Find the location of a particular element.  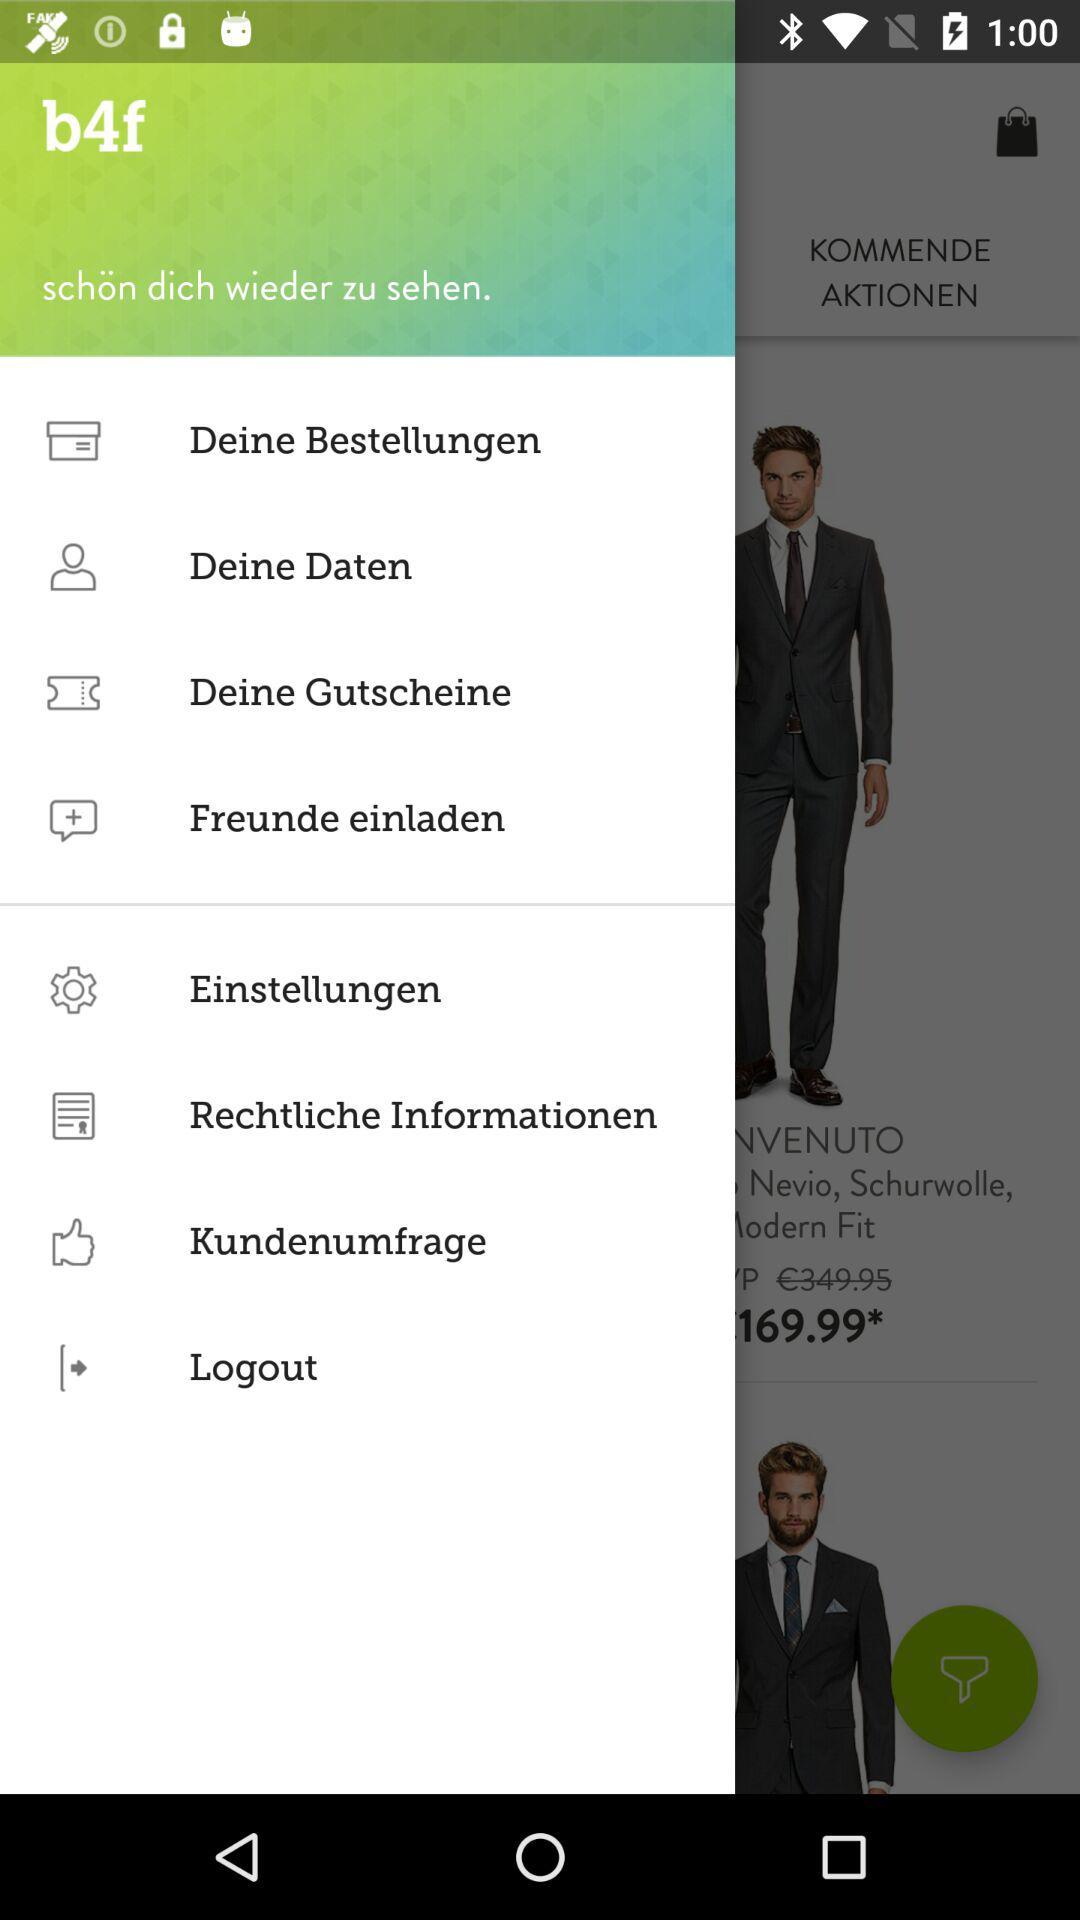

the filter icon is located at coordinates (963, 1678).